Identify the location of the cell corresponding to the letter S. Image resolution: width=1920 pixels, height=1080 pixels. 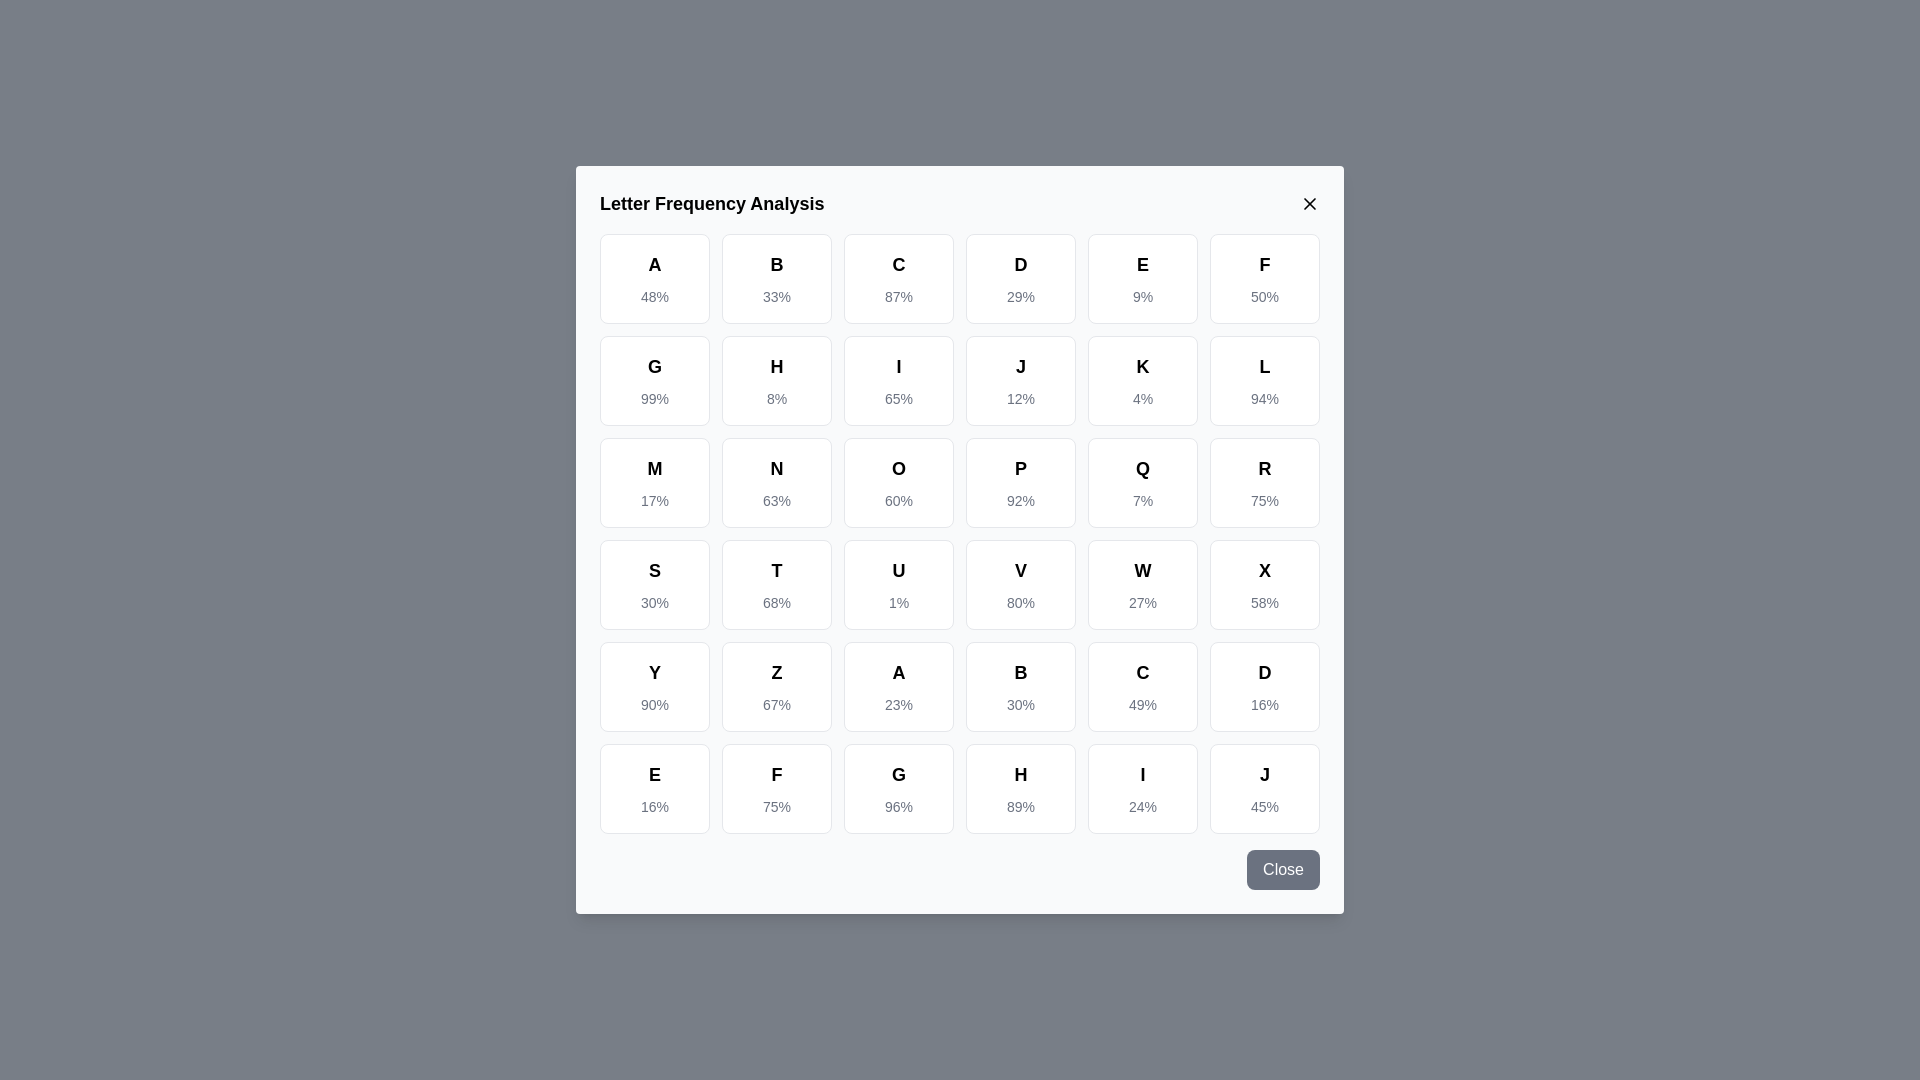
(654, 585).